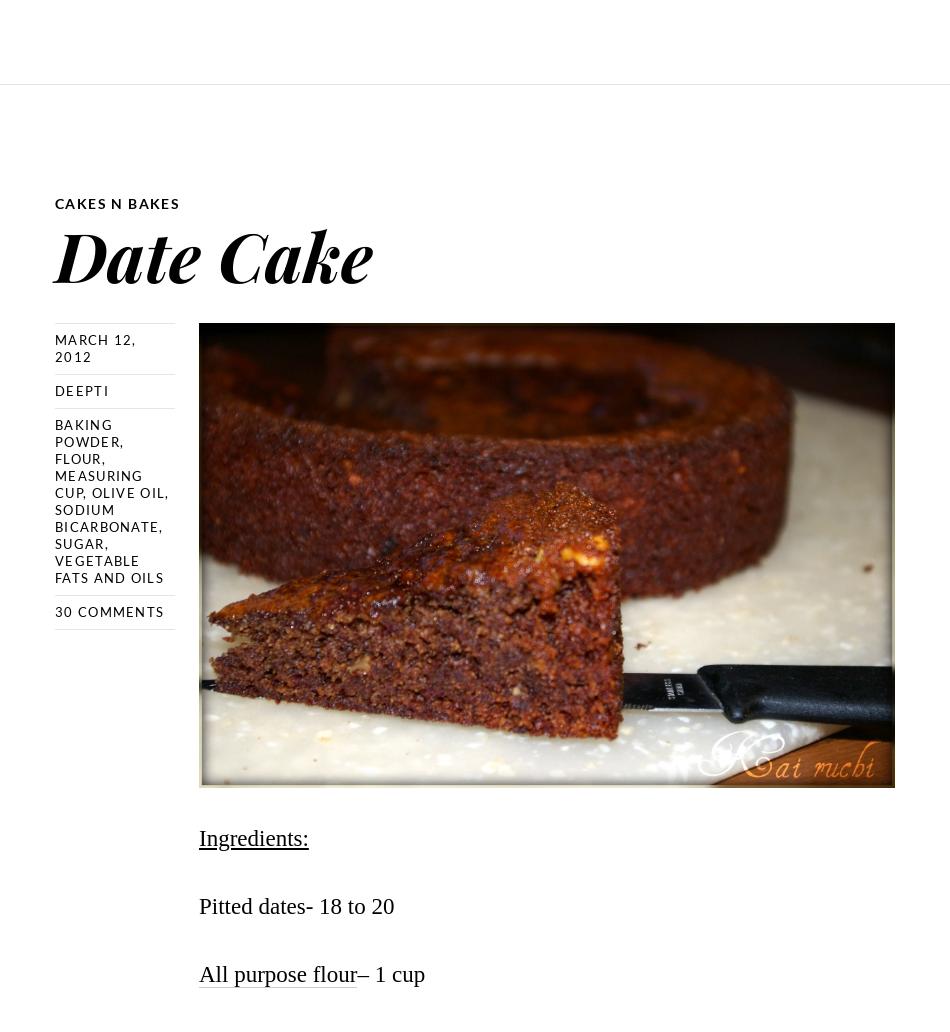 This screenshot has width=950, height=1032. What do you see at coordinates (252, 837) in the screenshot?
I see `'Ingredients:'` at bounding box center [252, 837].